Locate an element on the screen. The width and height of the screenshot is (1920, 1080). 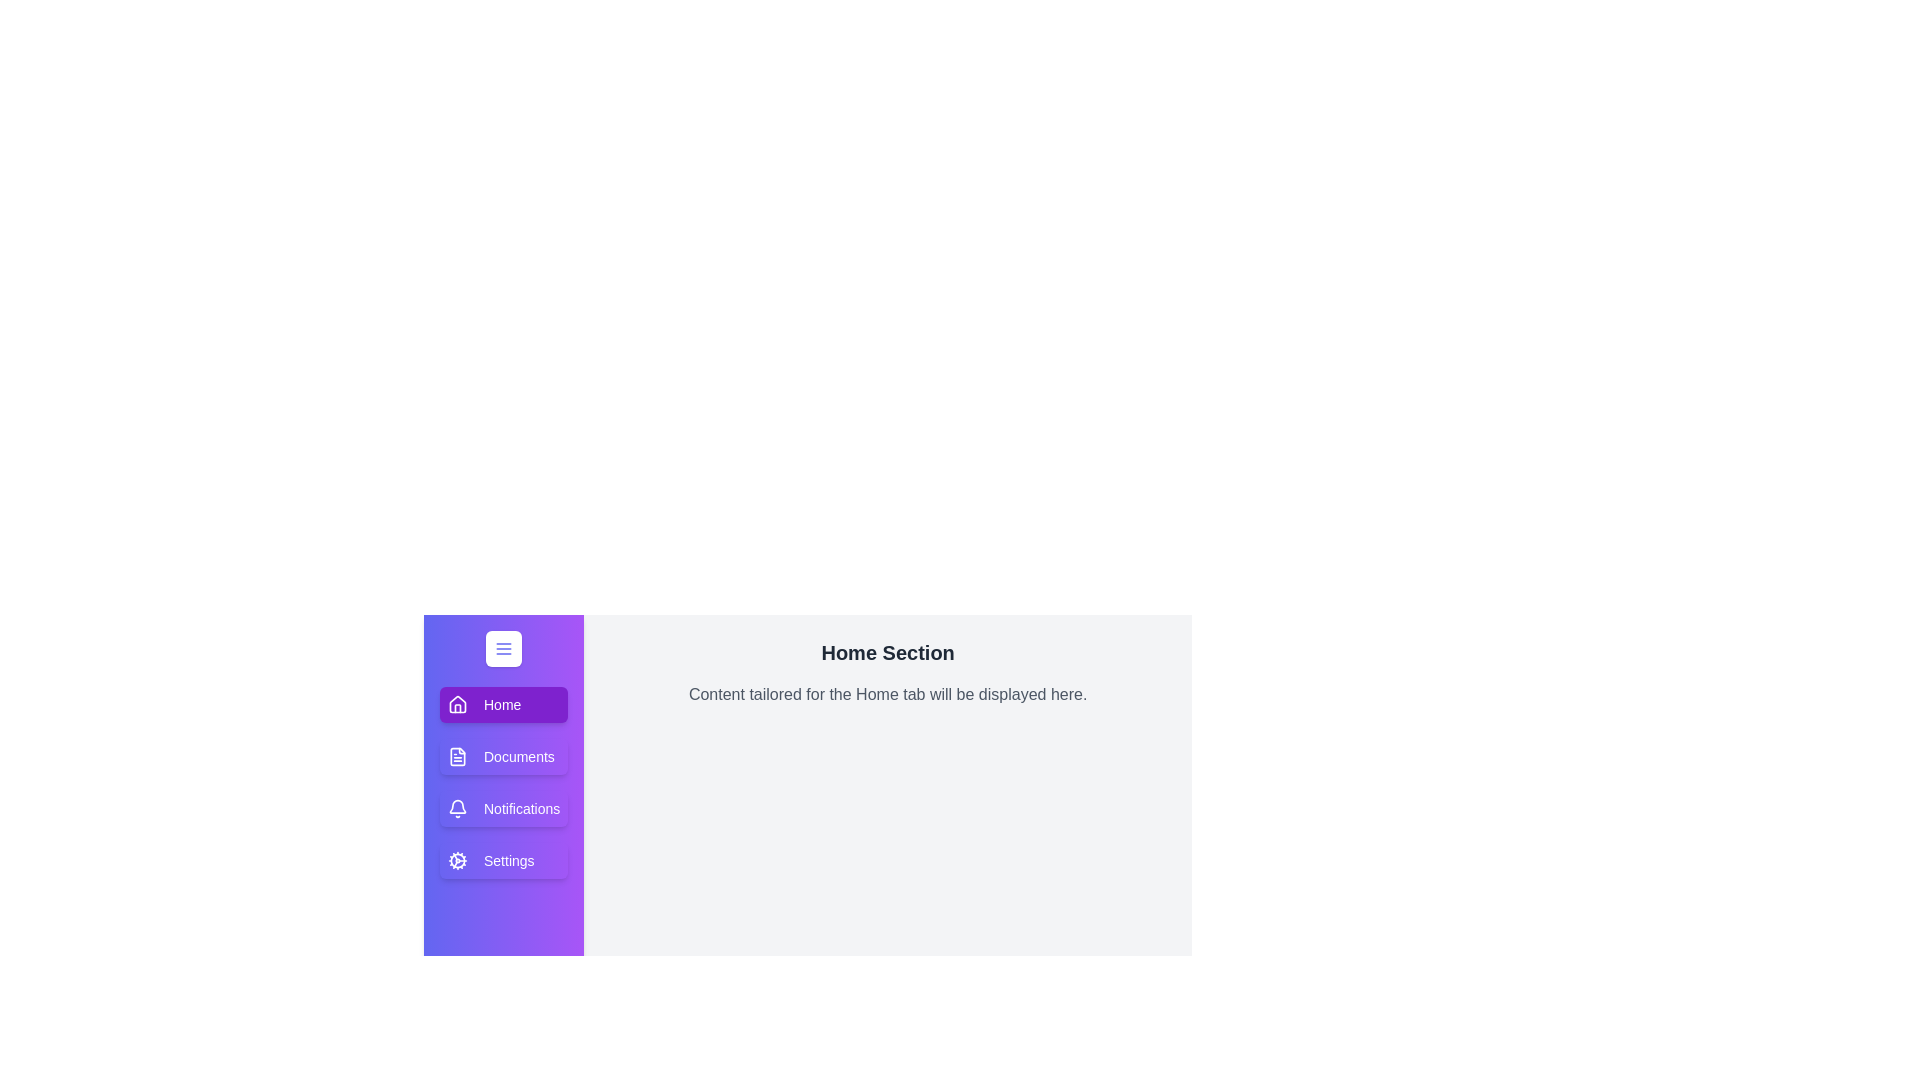
the Documents tab to view its content is located at coordinates (504, 756).